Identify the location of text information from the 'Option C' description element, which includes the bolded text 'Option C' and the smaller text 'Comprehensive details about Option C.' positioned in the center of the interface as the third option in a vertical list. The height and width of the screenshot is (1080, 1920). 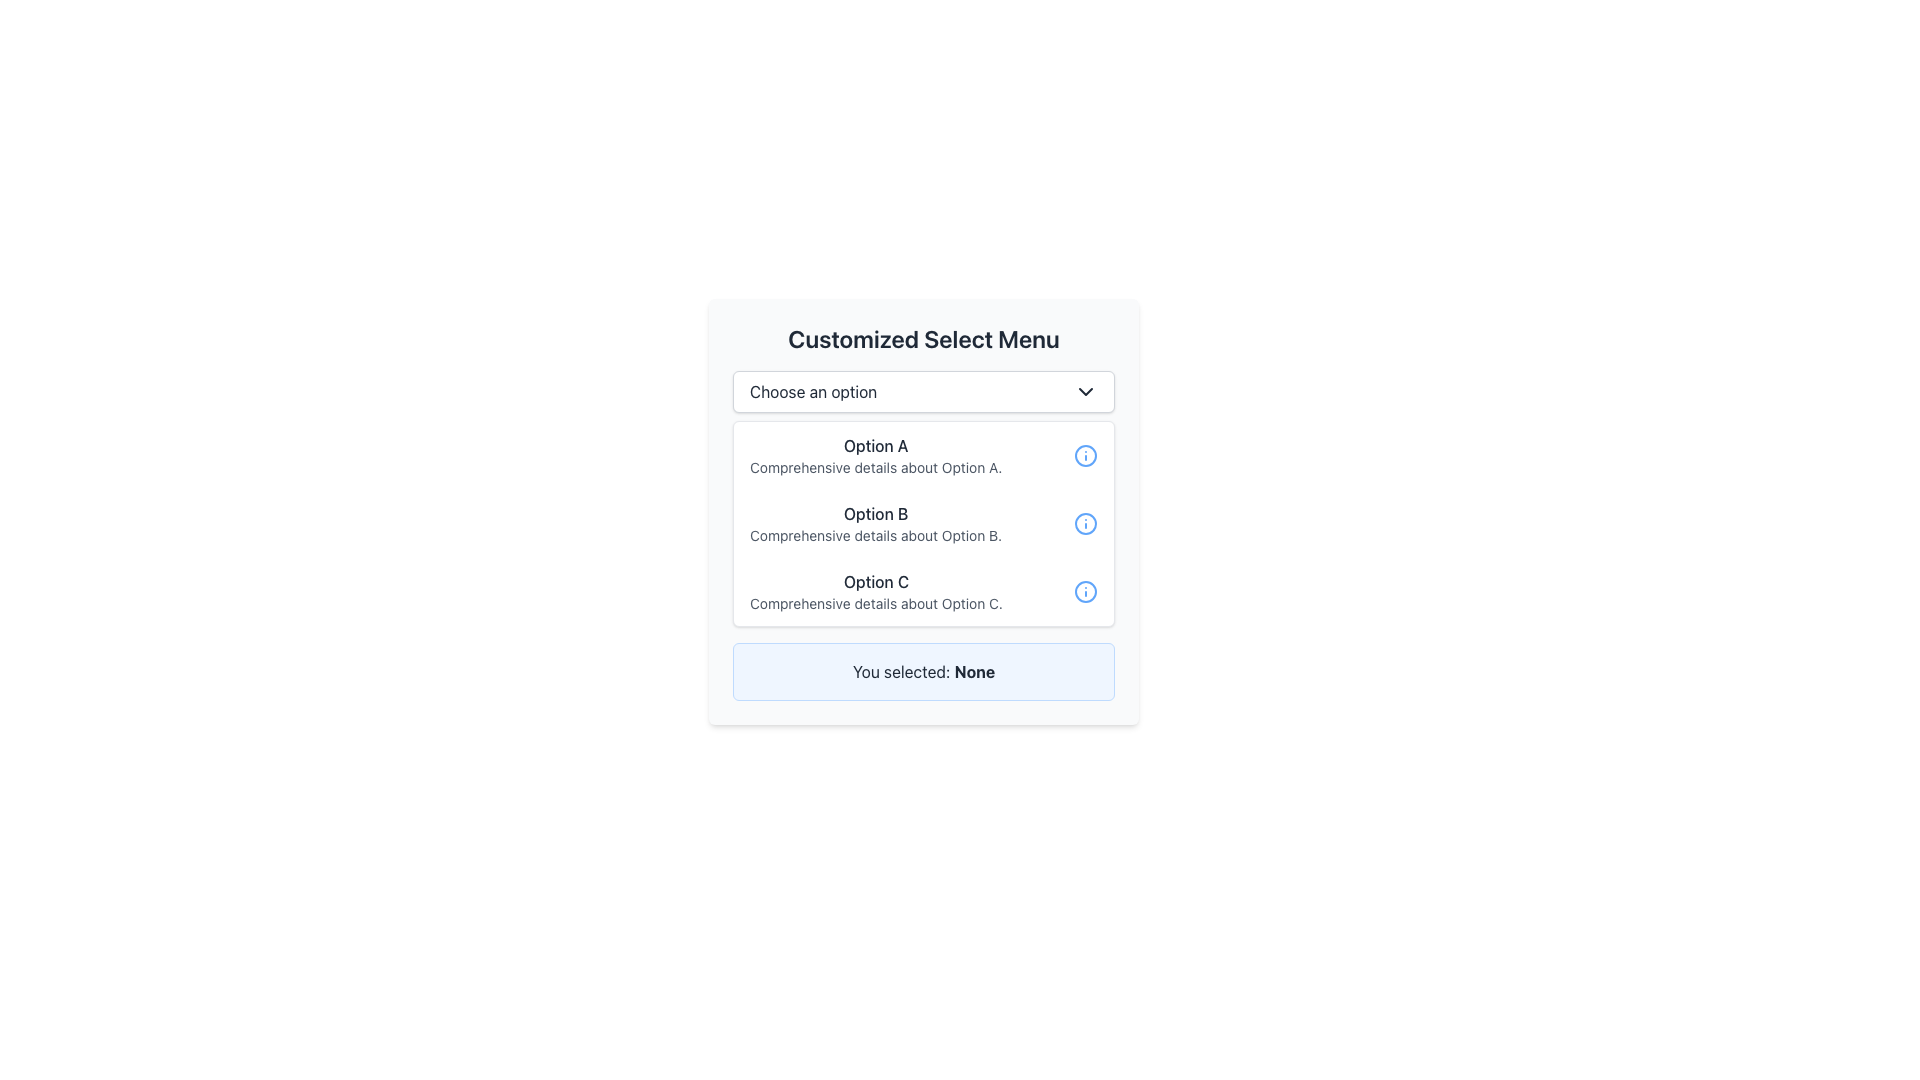
(876, 590).